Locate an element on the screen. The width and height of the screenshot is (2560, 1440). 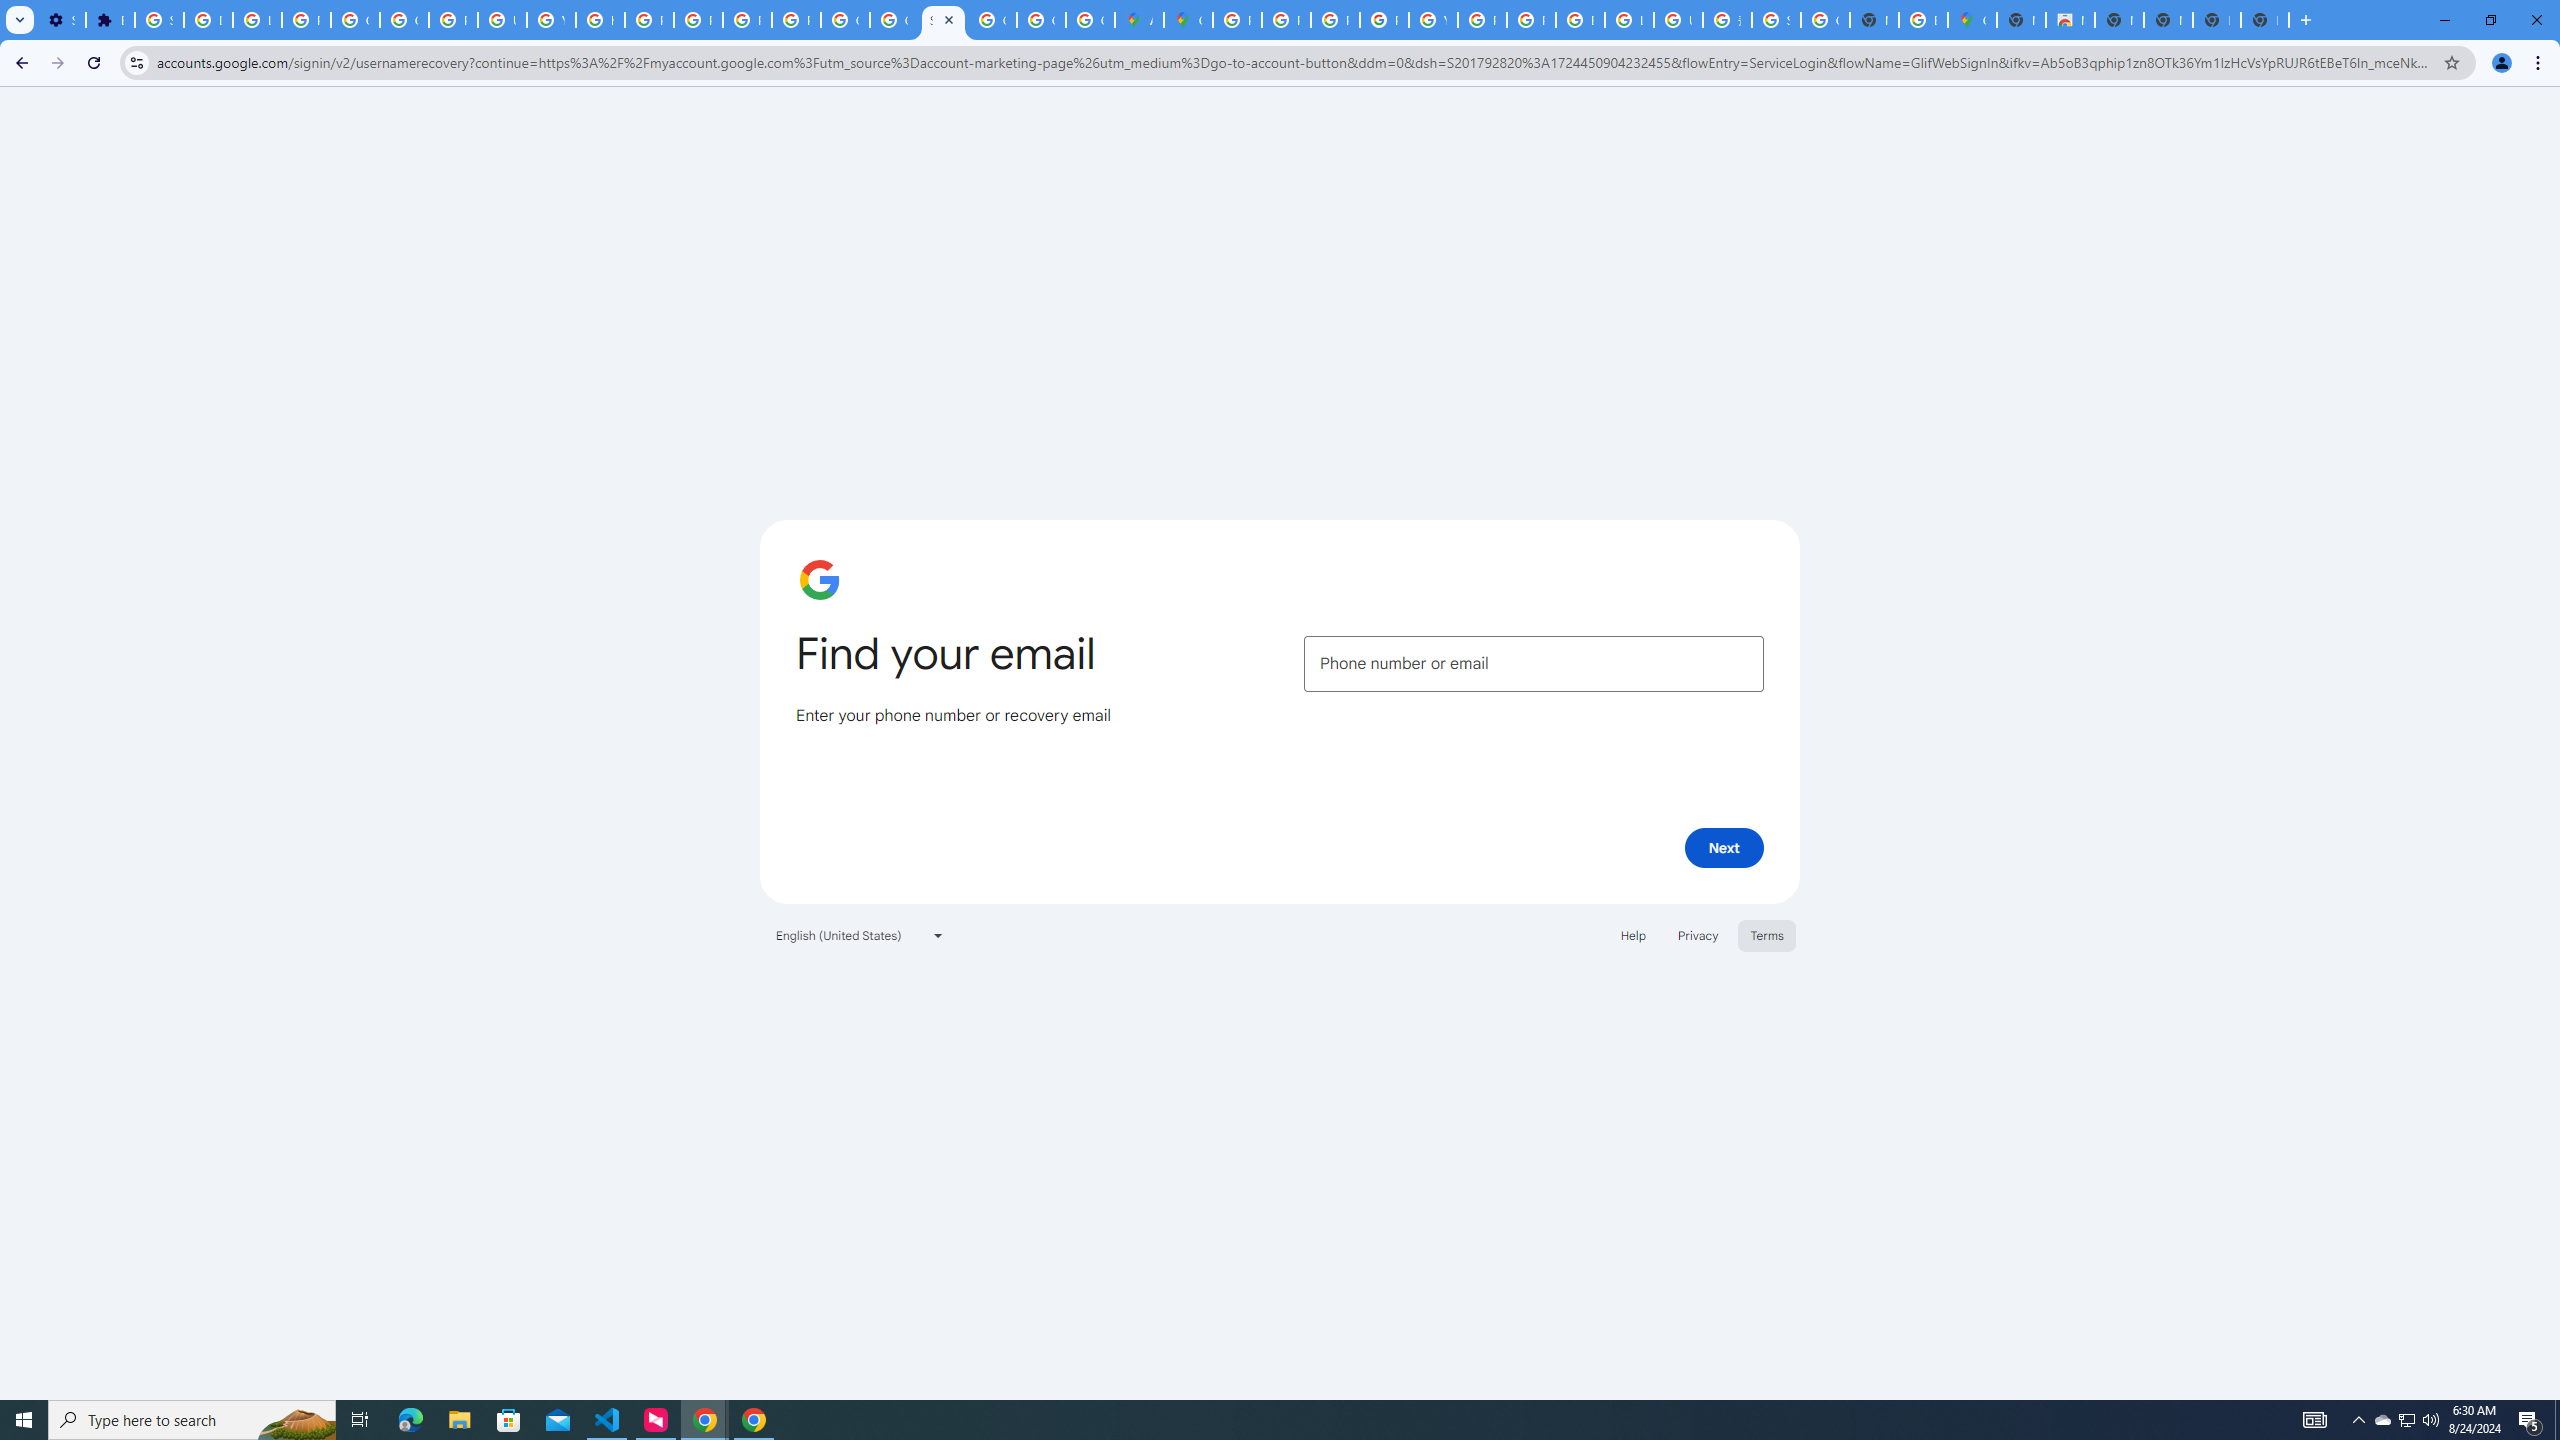
'Google Account Help' is located at coordinates (403, 19).